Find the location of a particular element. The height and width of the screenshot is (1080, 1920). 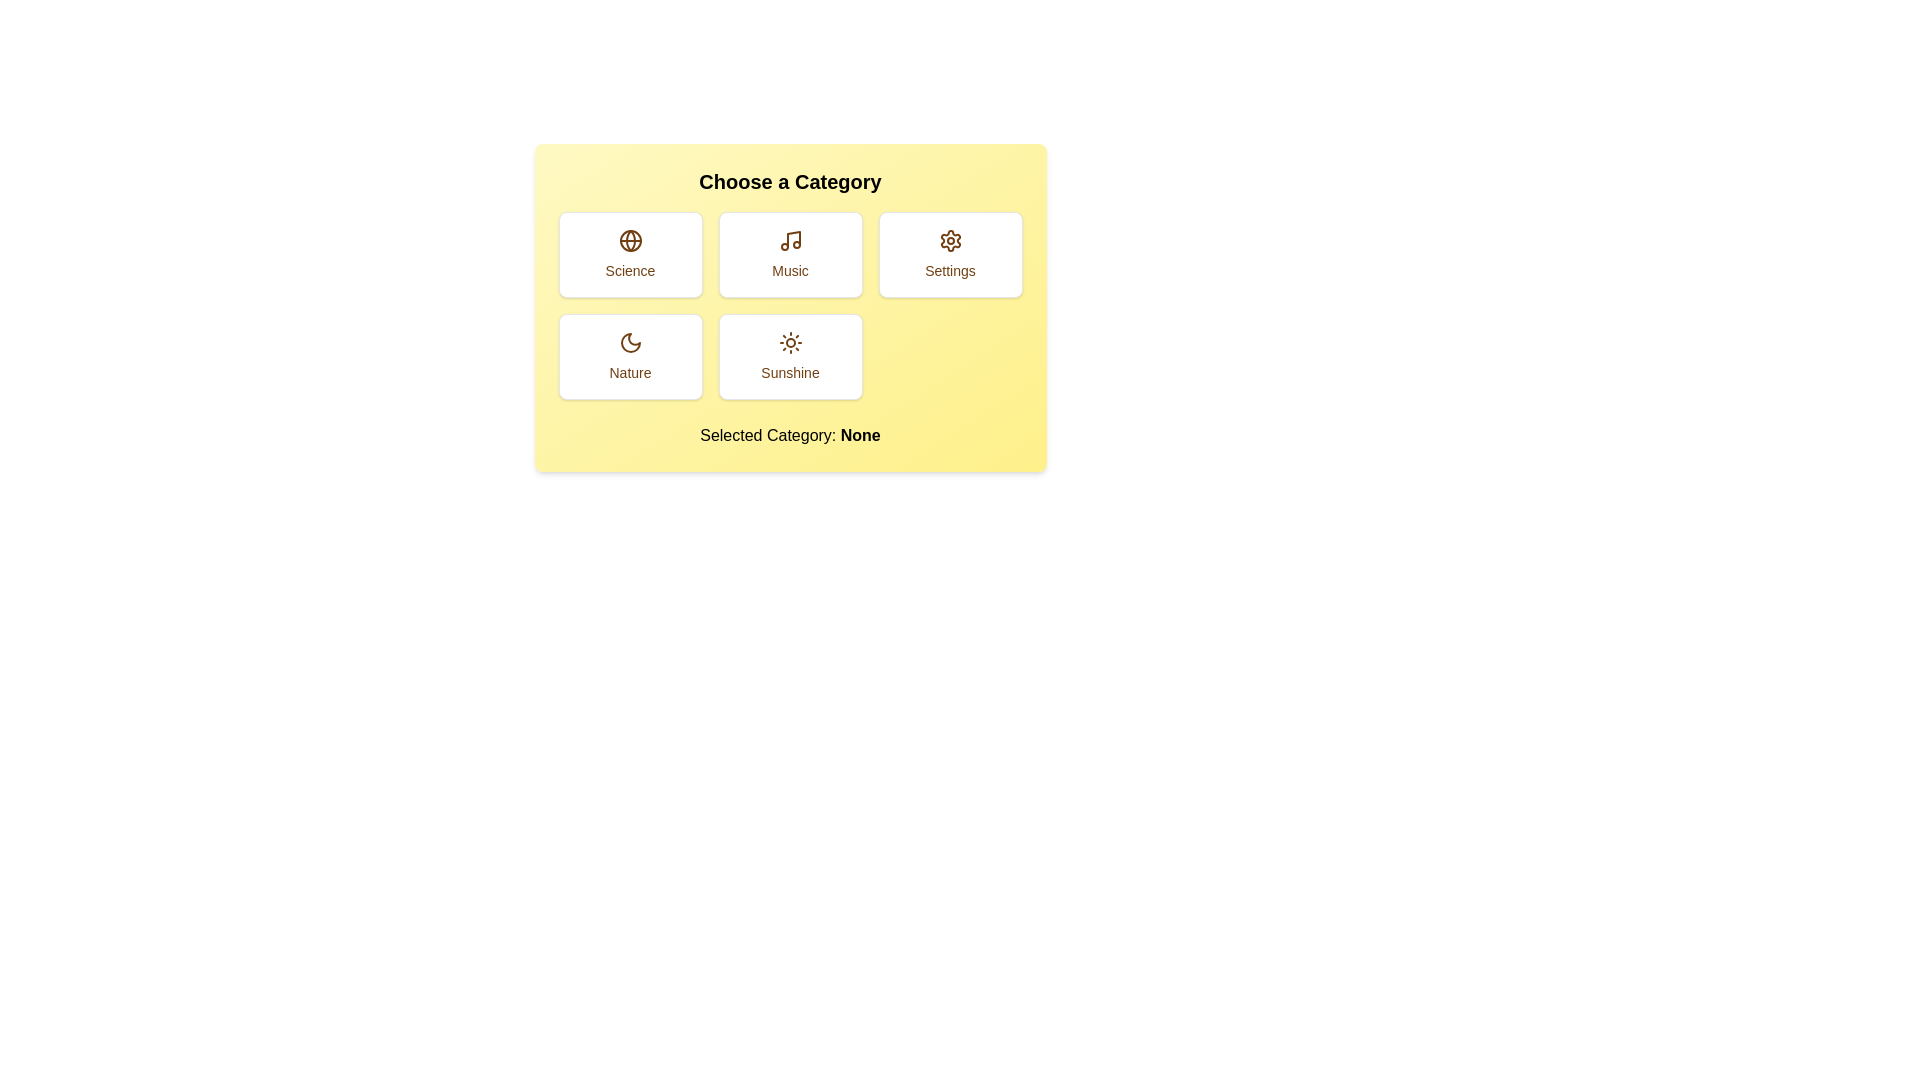

the category option in the Selector Component is located at coordinates (789, 308).